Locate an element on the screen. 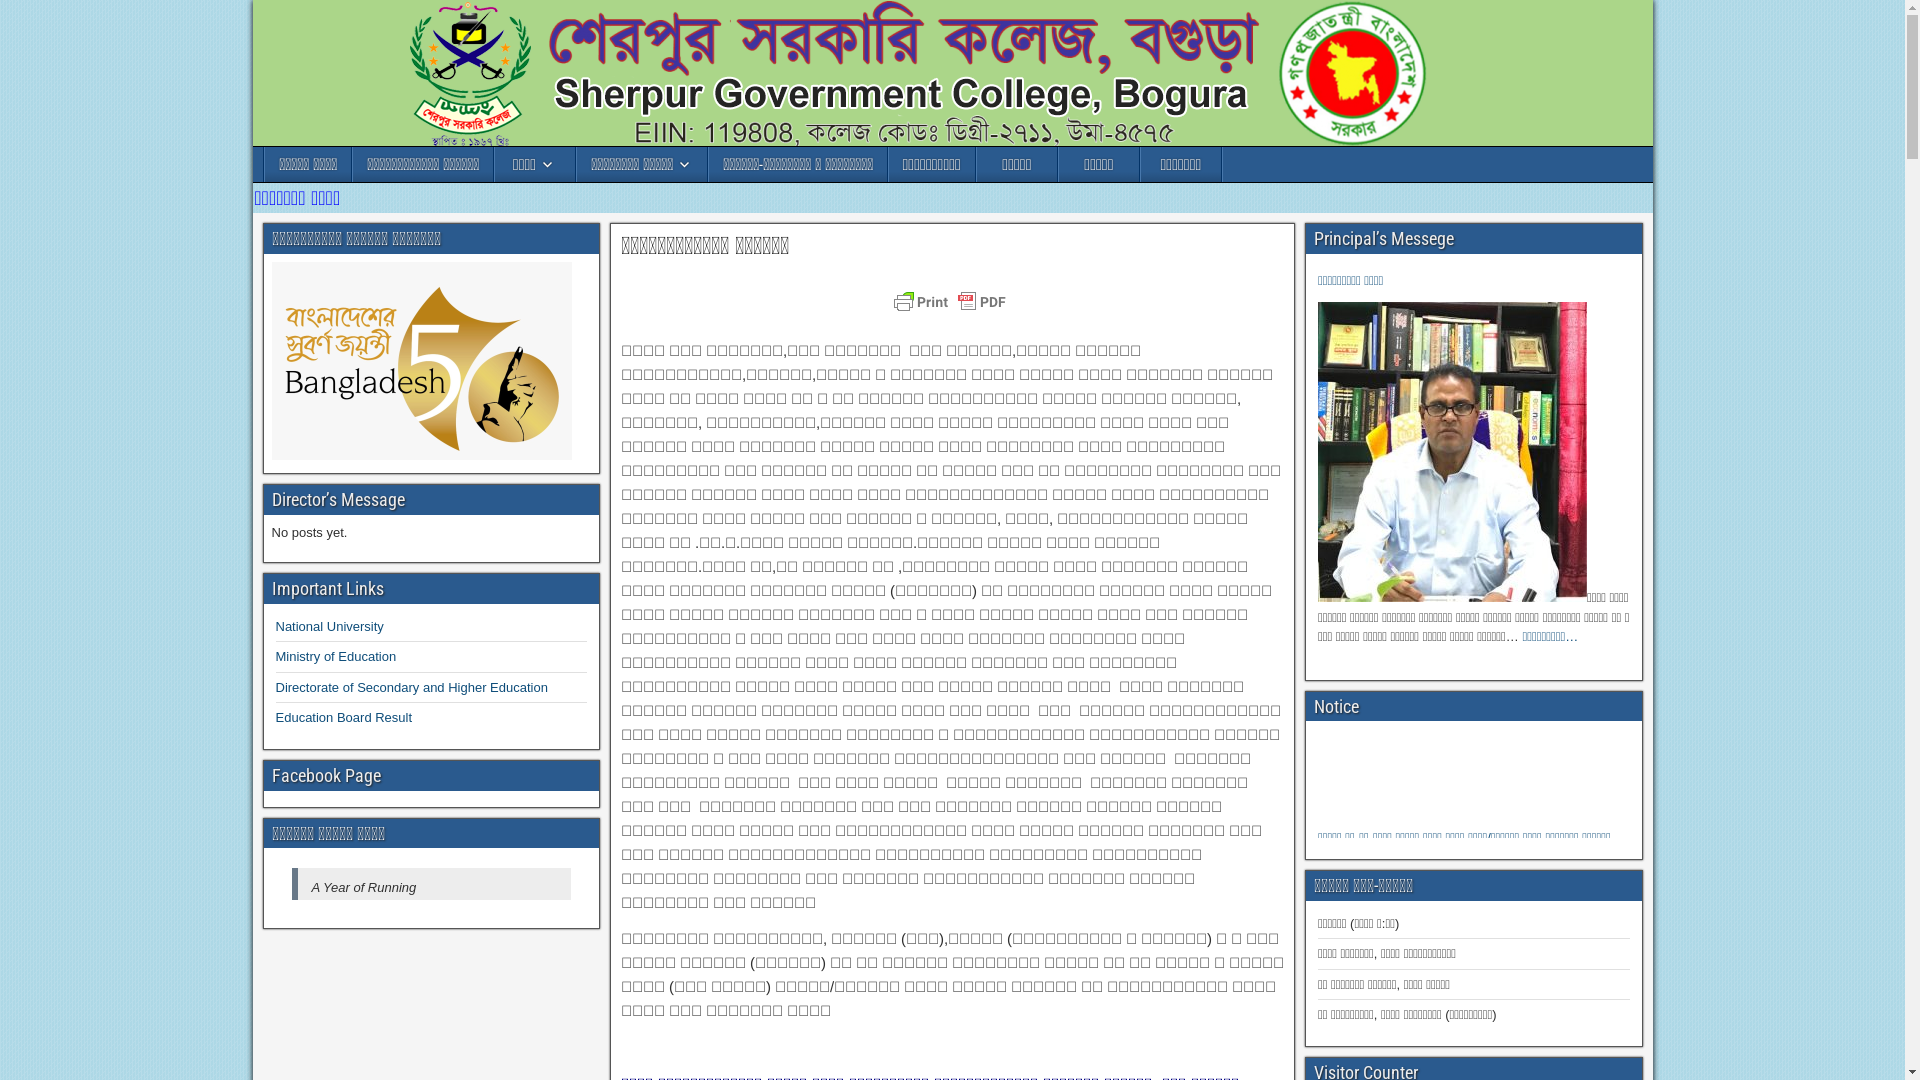 The width and height of the screenshot is (1920, 1080). 'Printer Friendly, PDF & Email' is located at coordinates (952, 312).